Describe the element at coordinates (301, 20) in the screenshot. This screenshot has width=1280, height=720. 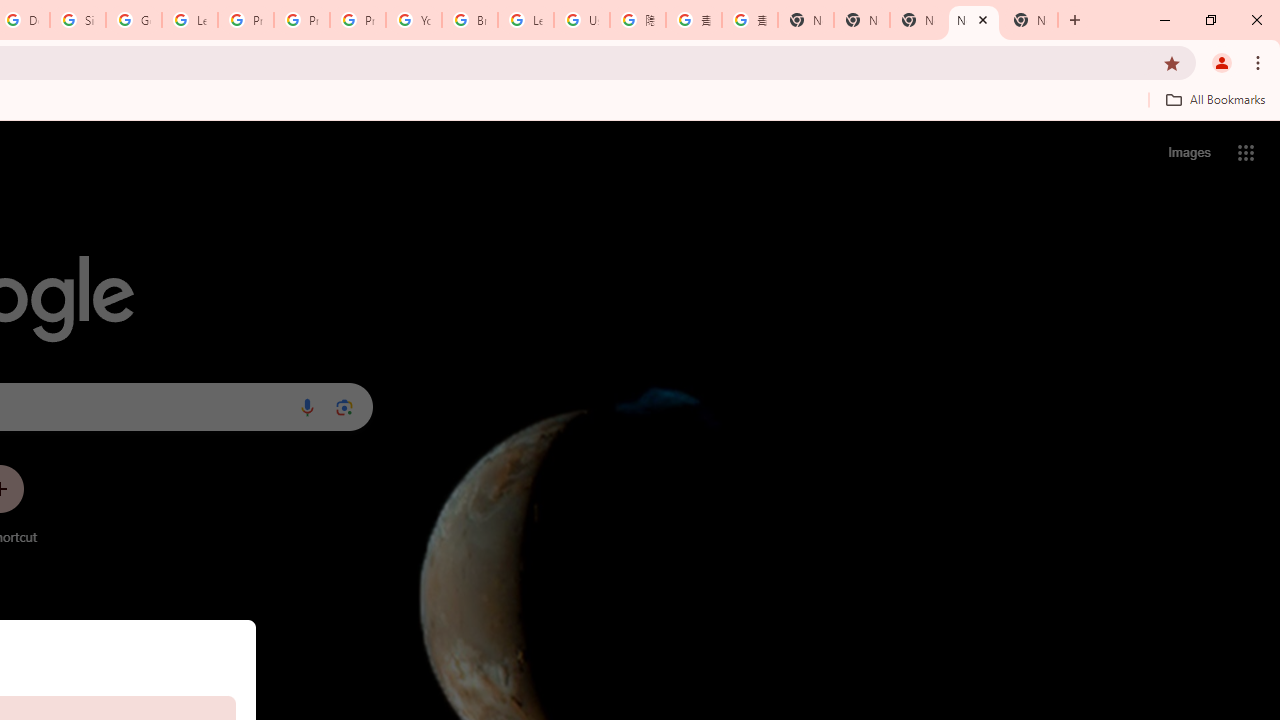
I see `'Privacy Help Center - Policies Help'` at that location.